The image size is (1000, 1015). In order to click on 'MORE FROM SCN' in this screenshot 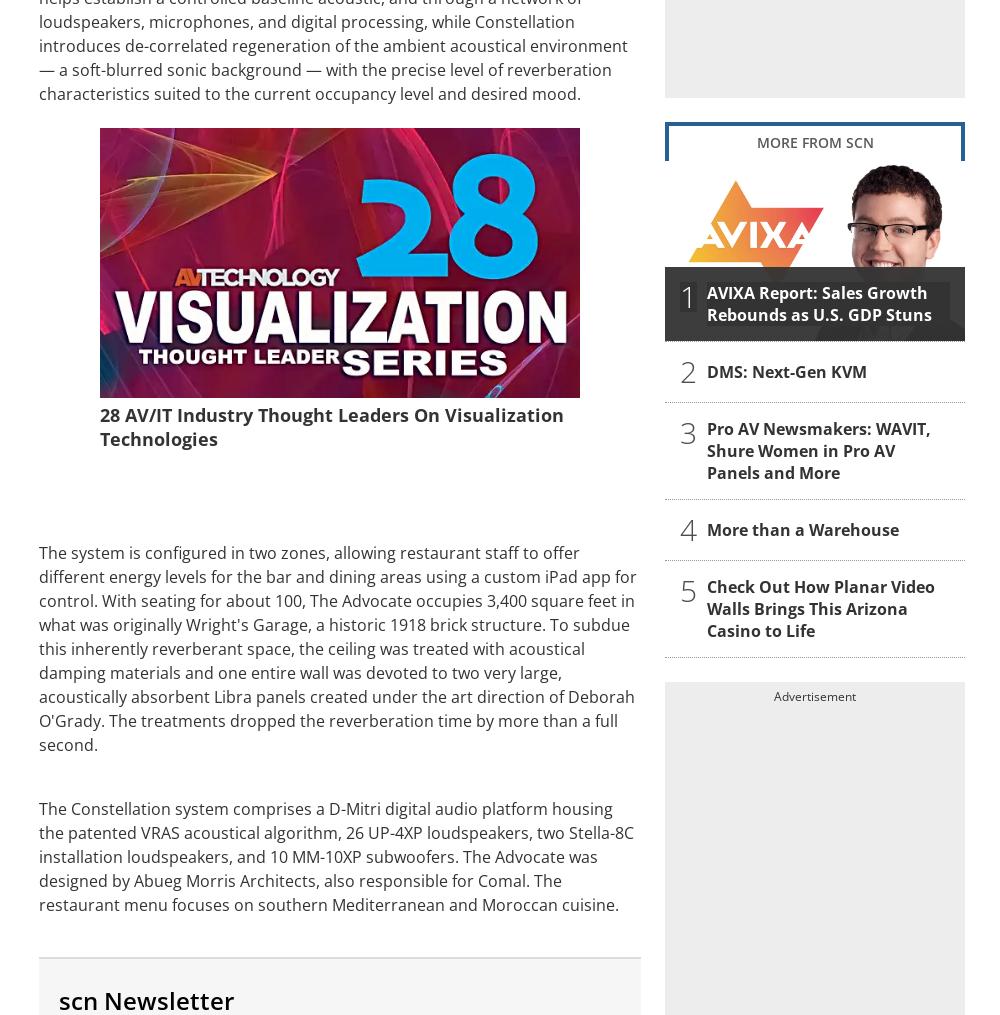, I will do `click(813, 142)`.